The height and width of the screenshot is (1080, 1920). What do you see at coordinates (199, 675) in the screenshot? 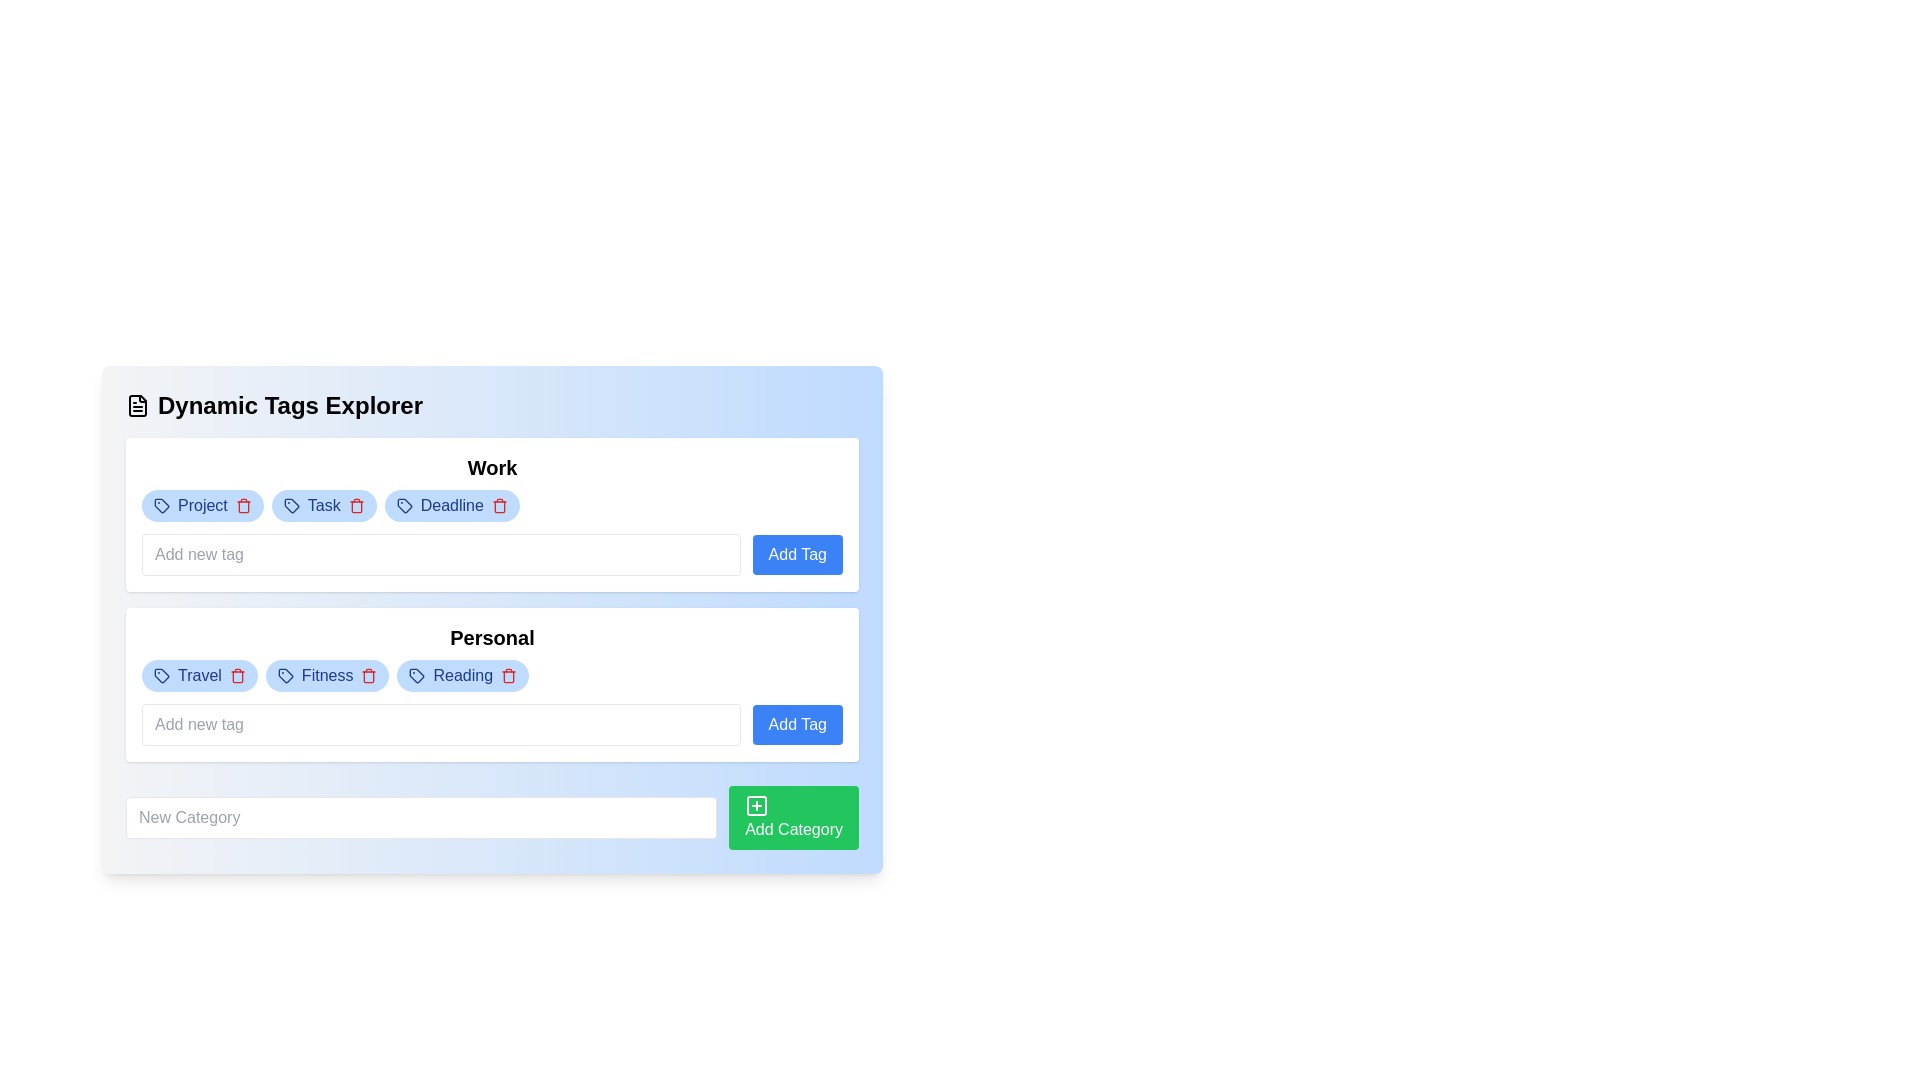
I see `the 'Travel' tag located in the 'Personal' section, which is the first tag in the category` at bounding box center [199, 675].